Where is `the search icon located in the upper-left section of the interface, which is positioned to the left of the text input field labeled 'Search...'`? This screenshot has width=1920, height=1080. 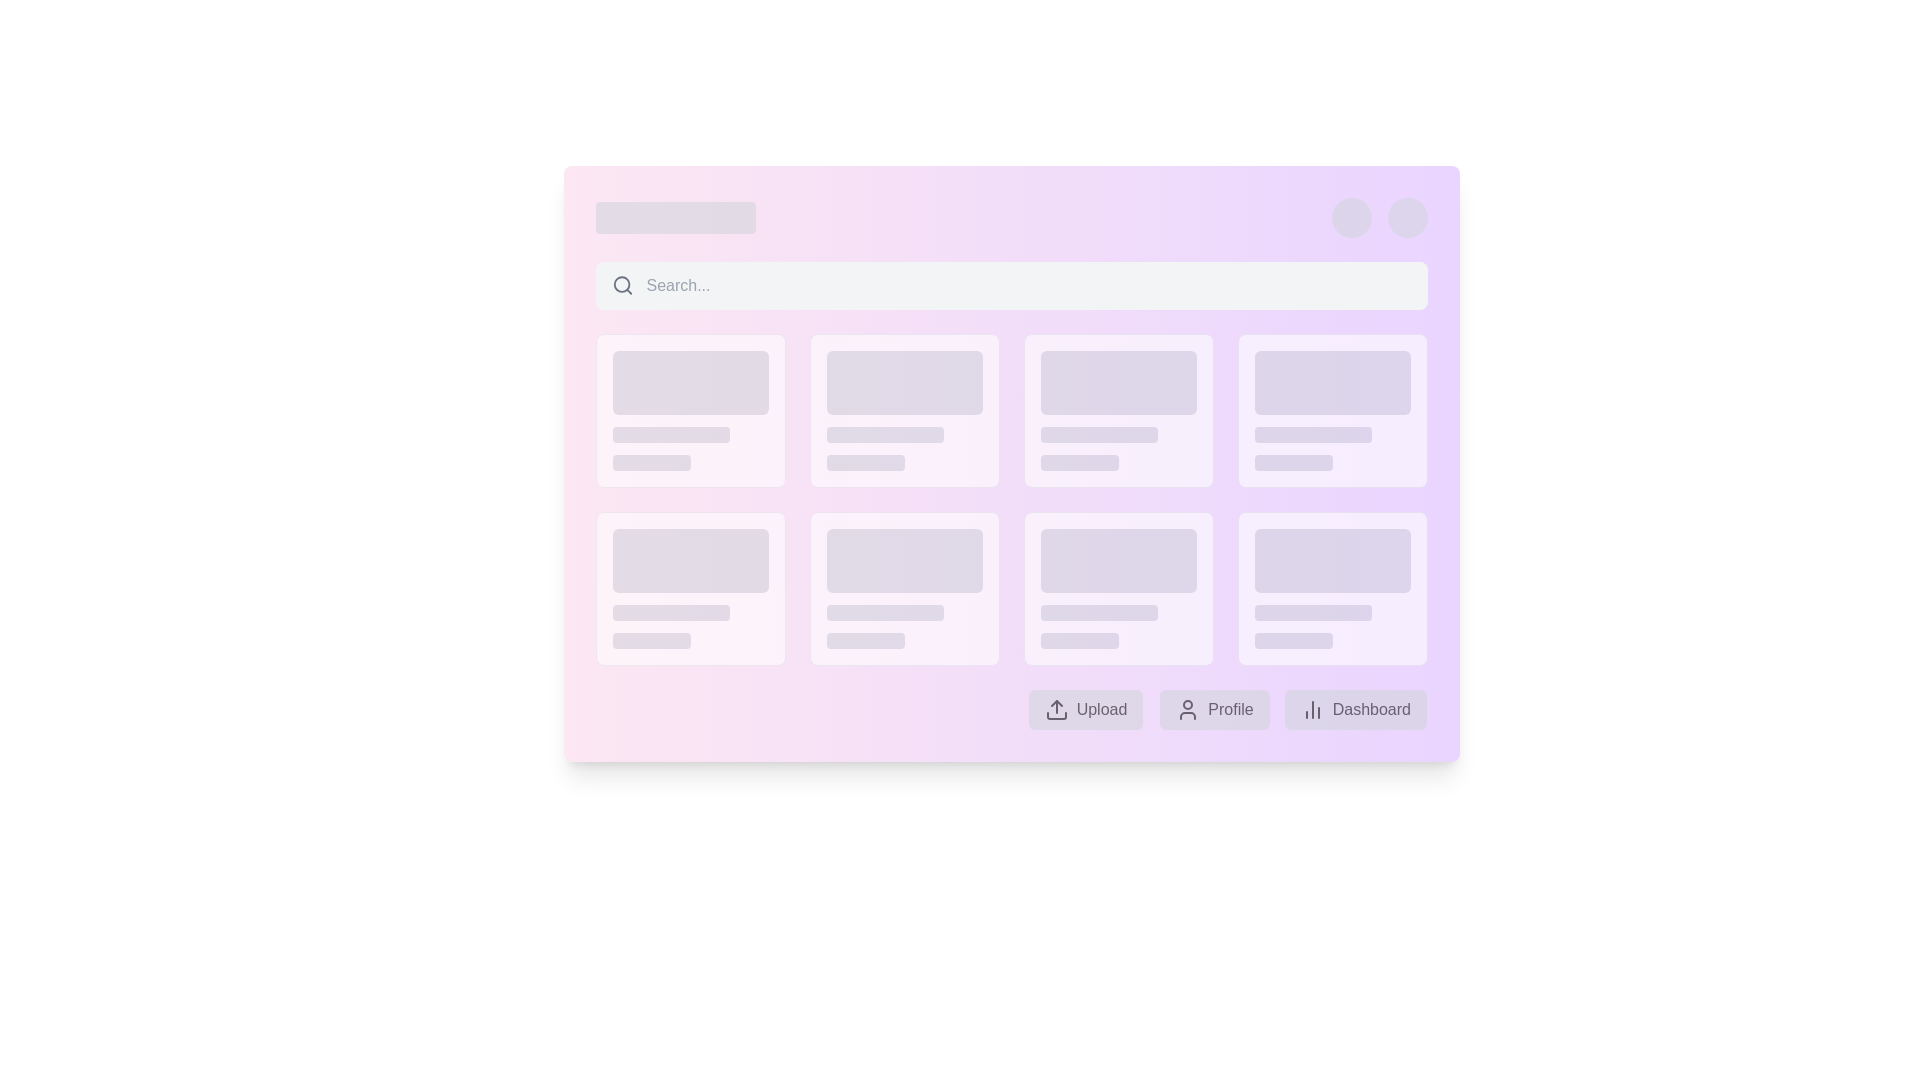 the search icon located in the upper-left section of the interface, which is positioned to the left of the text input field labeled 'Search...' is located at coordinates (622, 285).